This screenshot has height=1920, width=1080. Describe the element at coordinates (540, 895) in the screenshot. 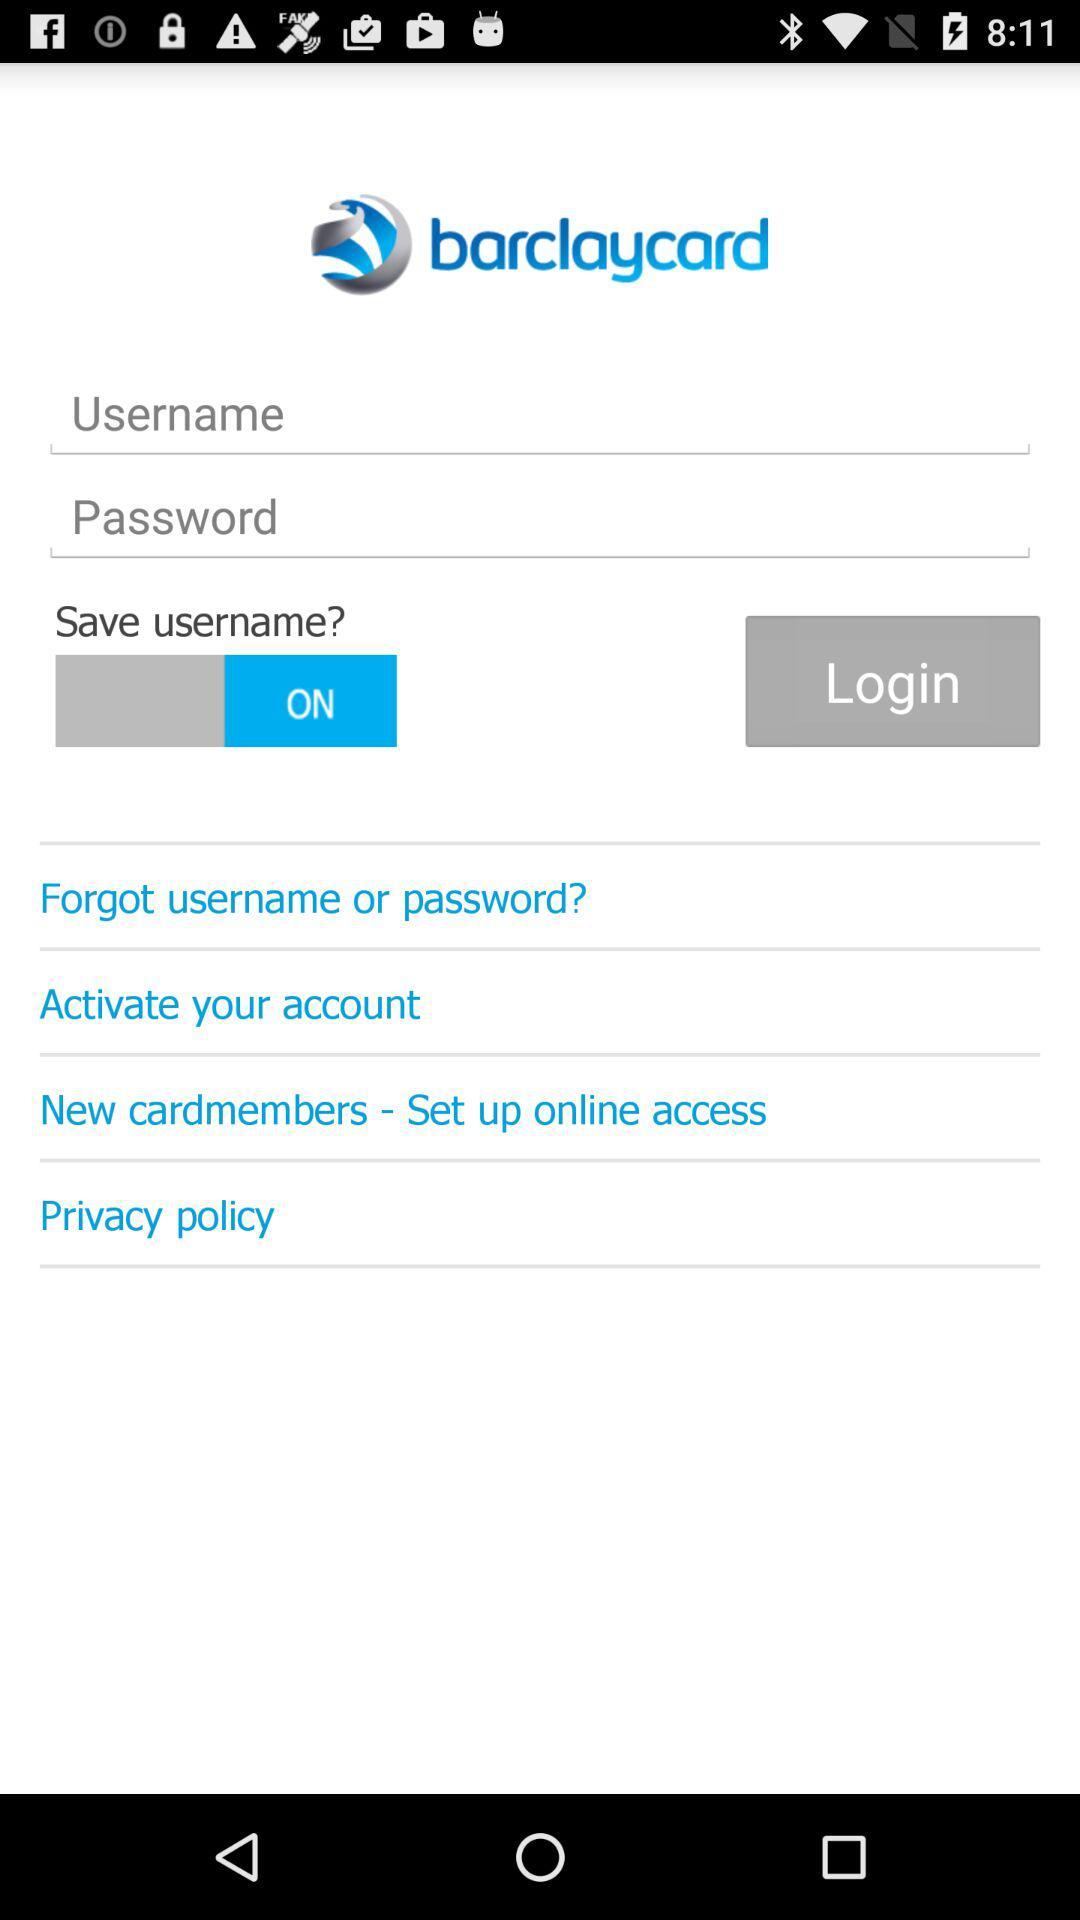

I see `forgot username or item` at that location.